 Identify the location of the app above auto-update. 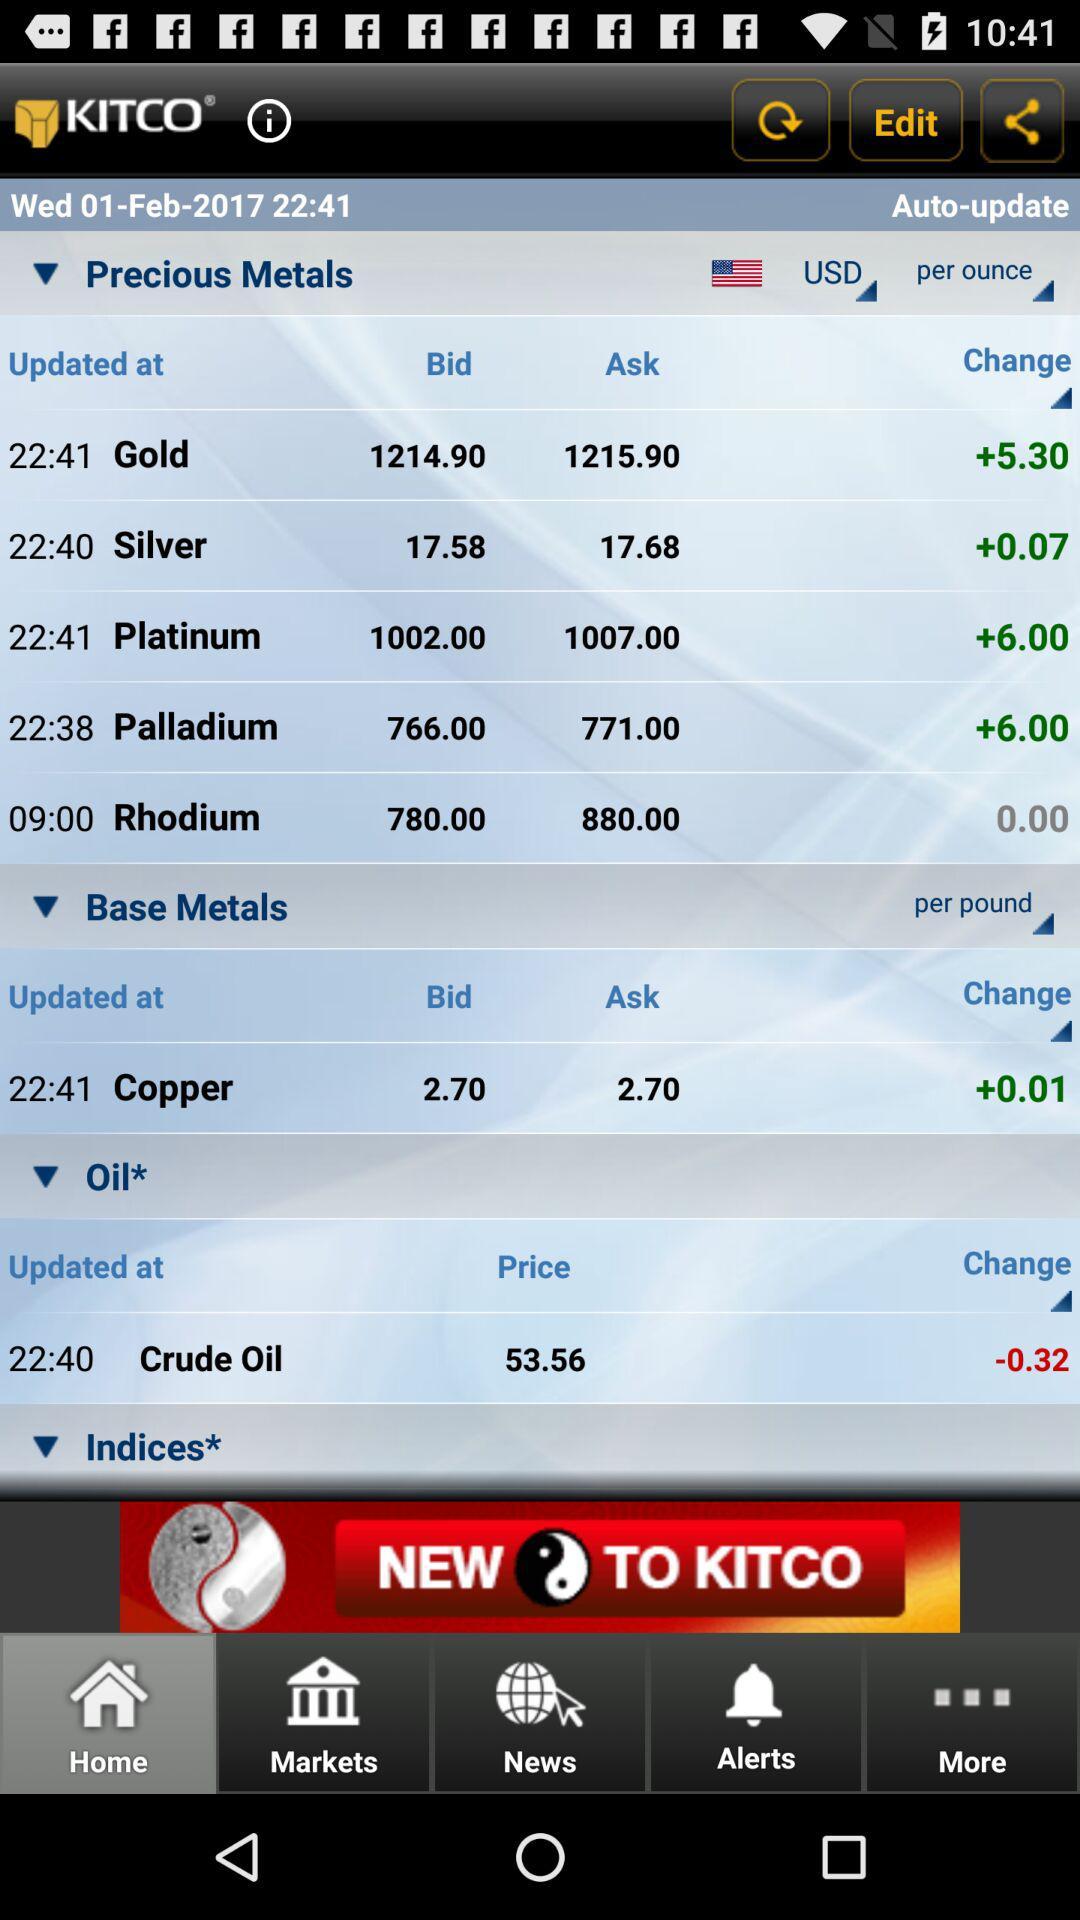
(906, 119).